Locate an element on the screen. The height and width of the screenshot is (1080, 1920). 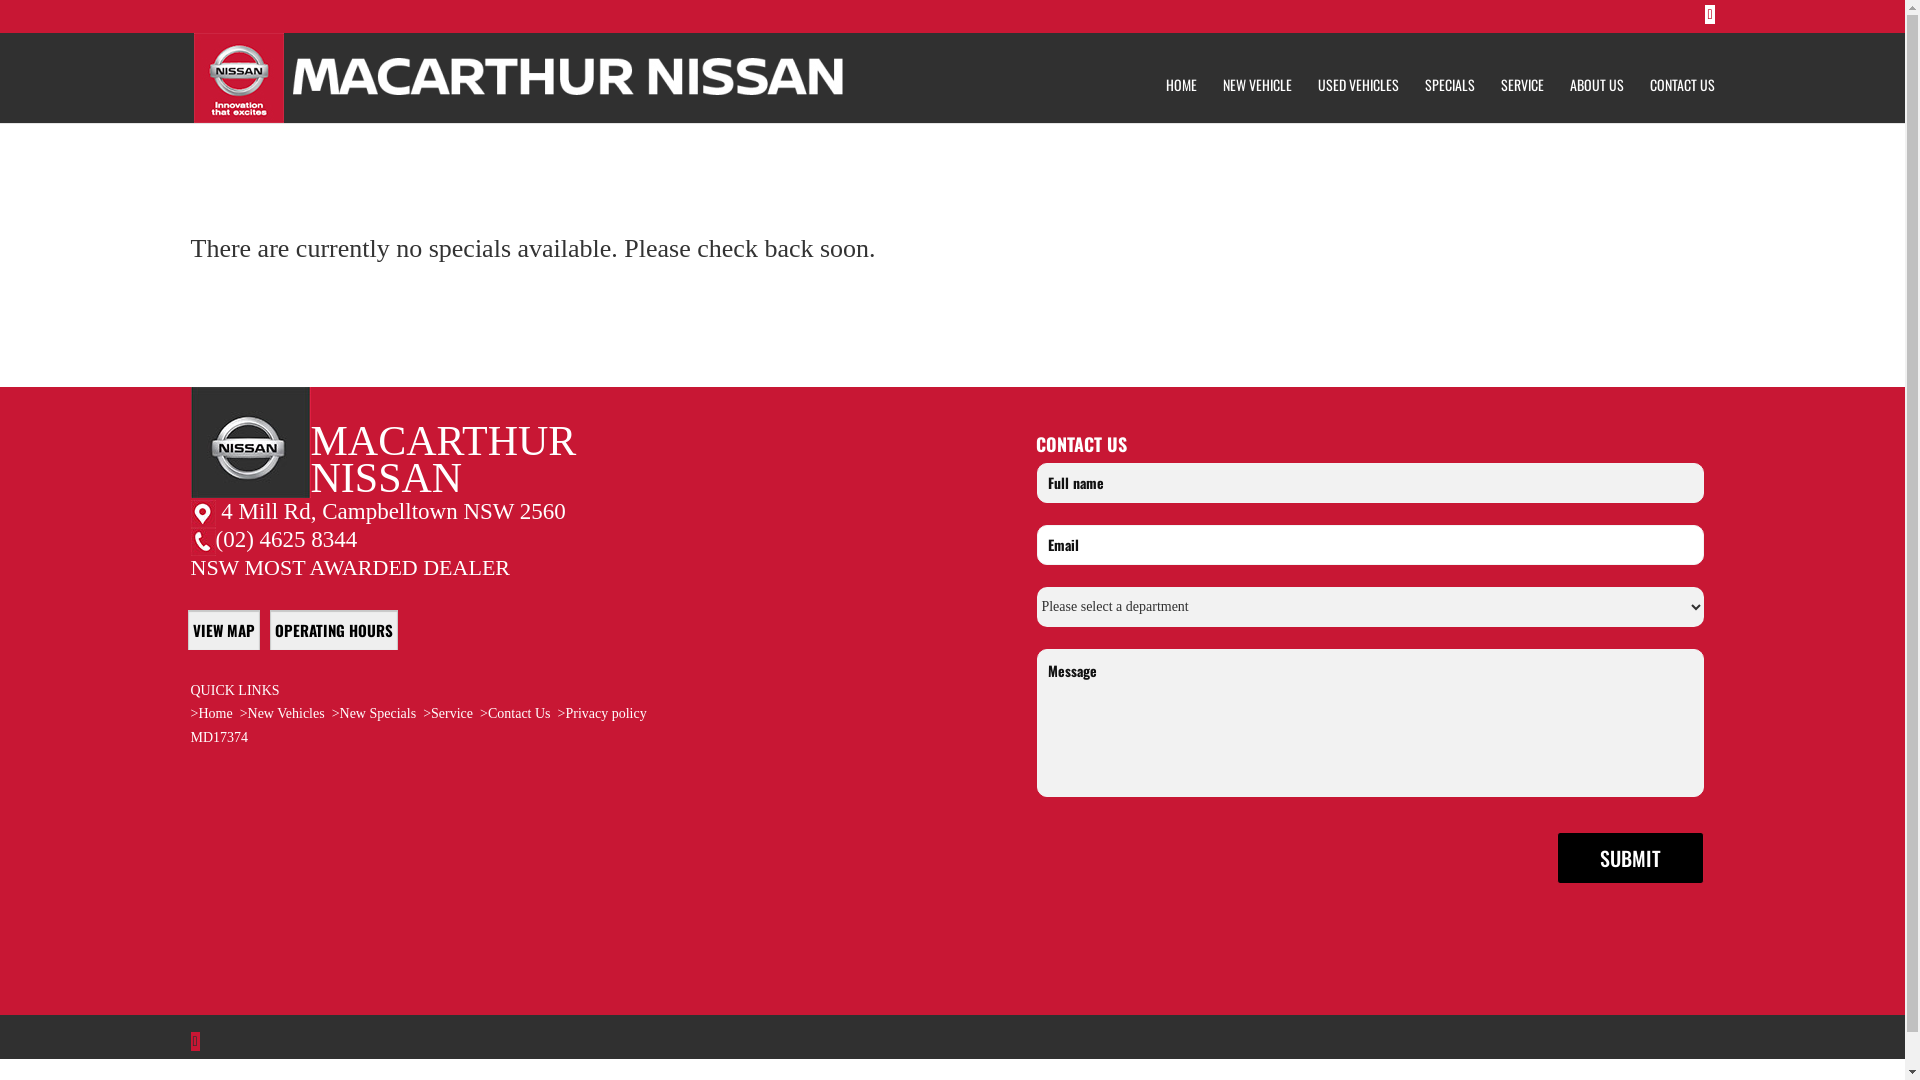
'VIEW MAP' is located at coordinates (224, 628).